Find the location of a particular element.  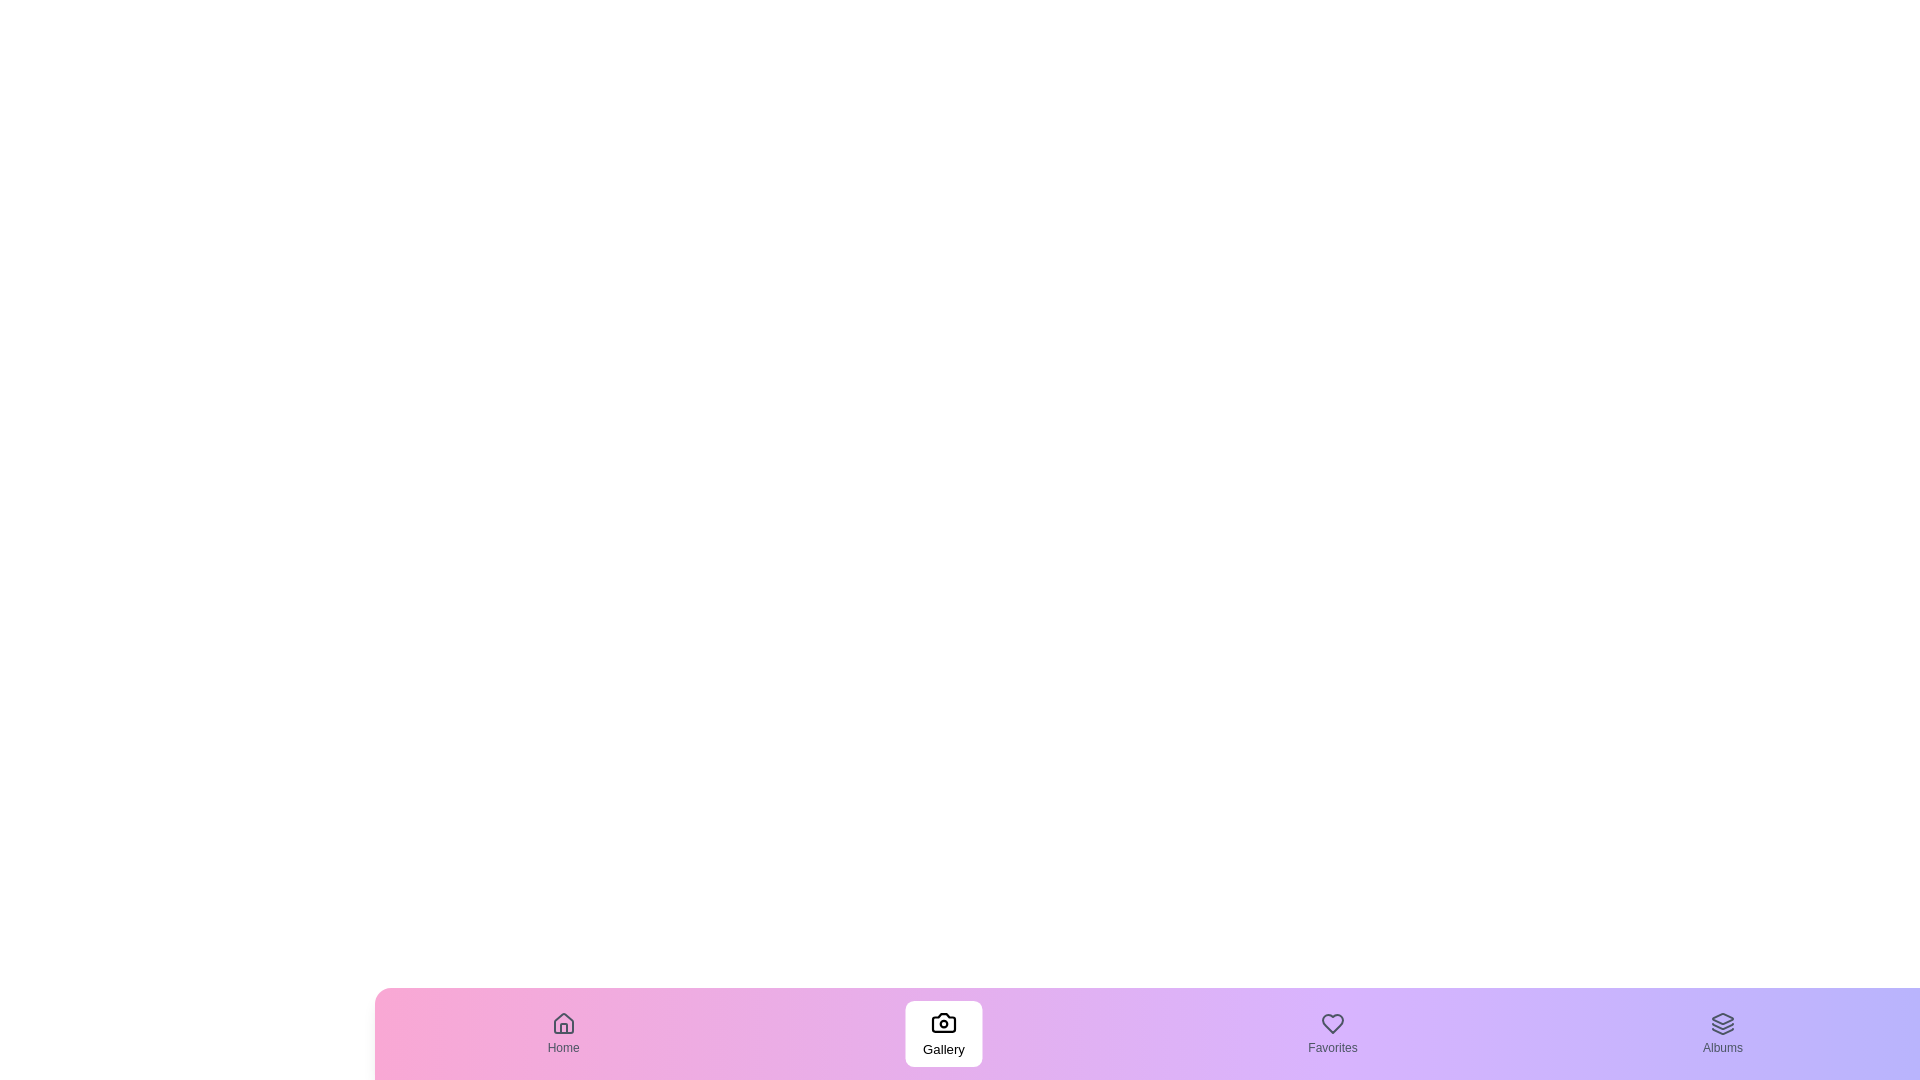

the tab labeled Gallery to observe its hover effect is located at coordinates (943, 1033).